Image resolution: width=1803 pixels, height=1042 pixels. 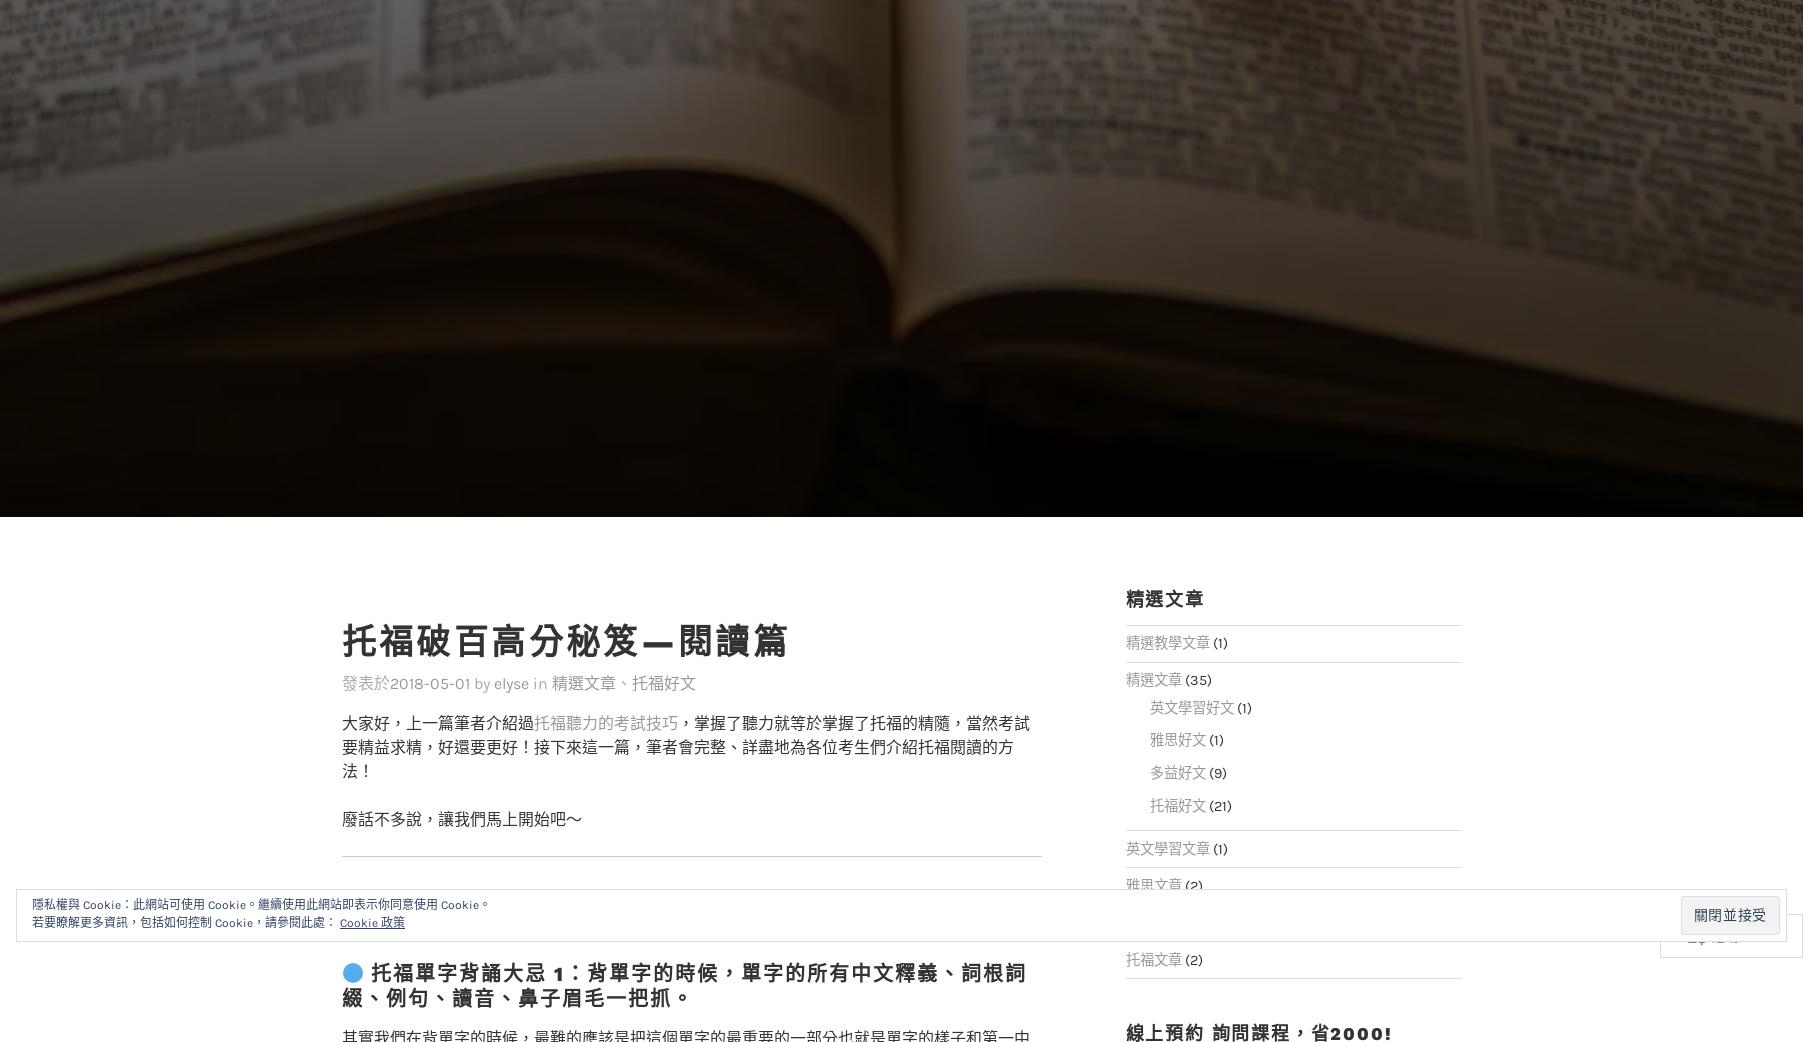 What do you see at coordinates (1258, 992) in the screenshot?
I see `'線上預約 詢問課程，省2000!'` at bounding box center [1258, 992].